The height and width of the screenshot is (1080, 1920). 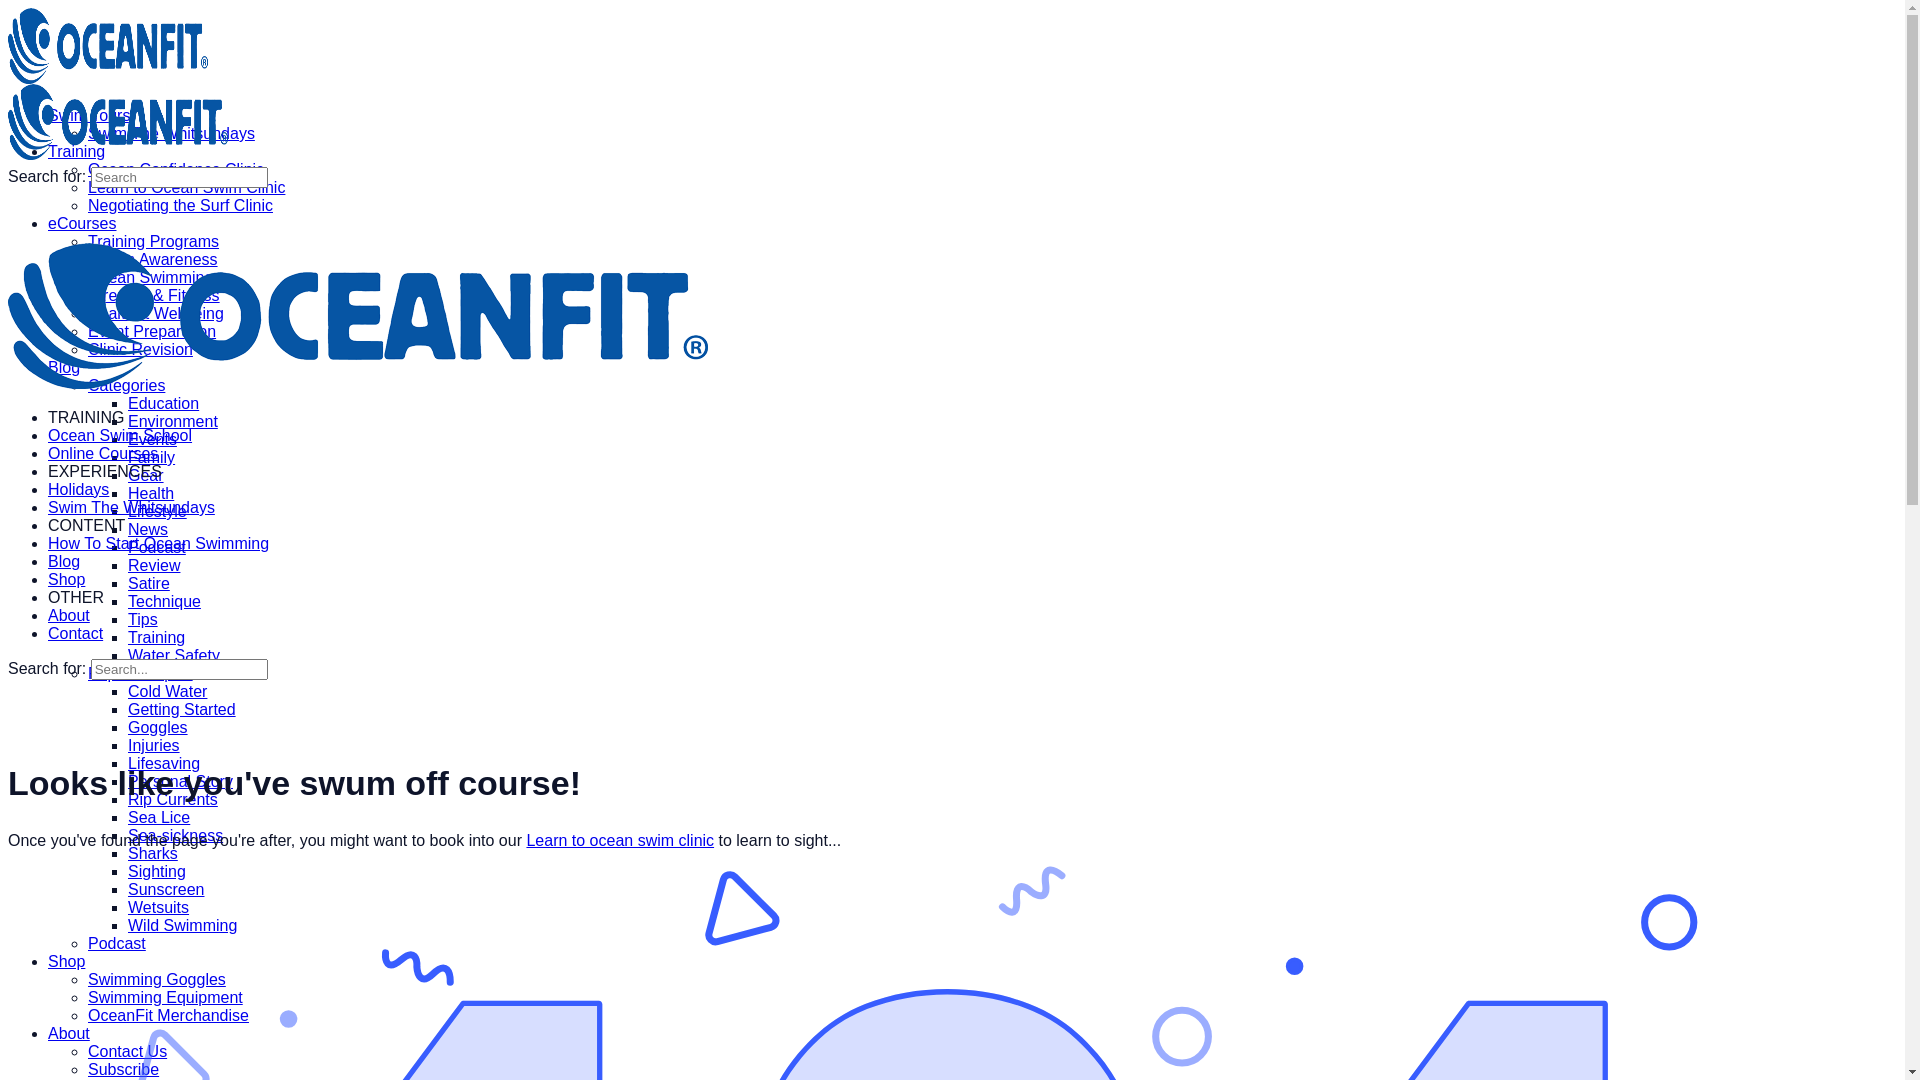 What do you see at coordinates (127, 763) in the screenshot?
I see `'Lifesaving'` at bounding box center [127, 763].